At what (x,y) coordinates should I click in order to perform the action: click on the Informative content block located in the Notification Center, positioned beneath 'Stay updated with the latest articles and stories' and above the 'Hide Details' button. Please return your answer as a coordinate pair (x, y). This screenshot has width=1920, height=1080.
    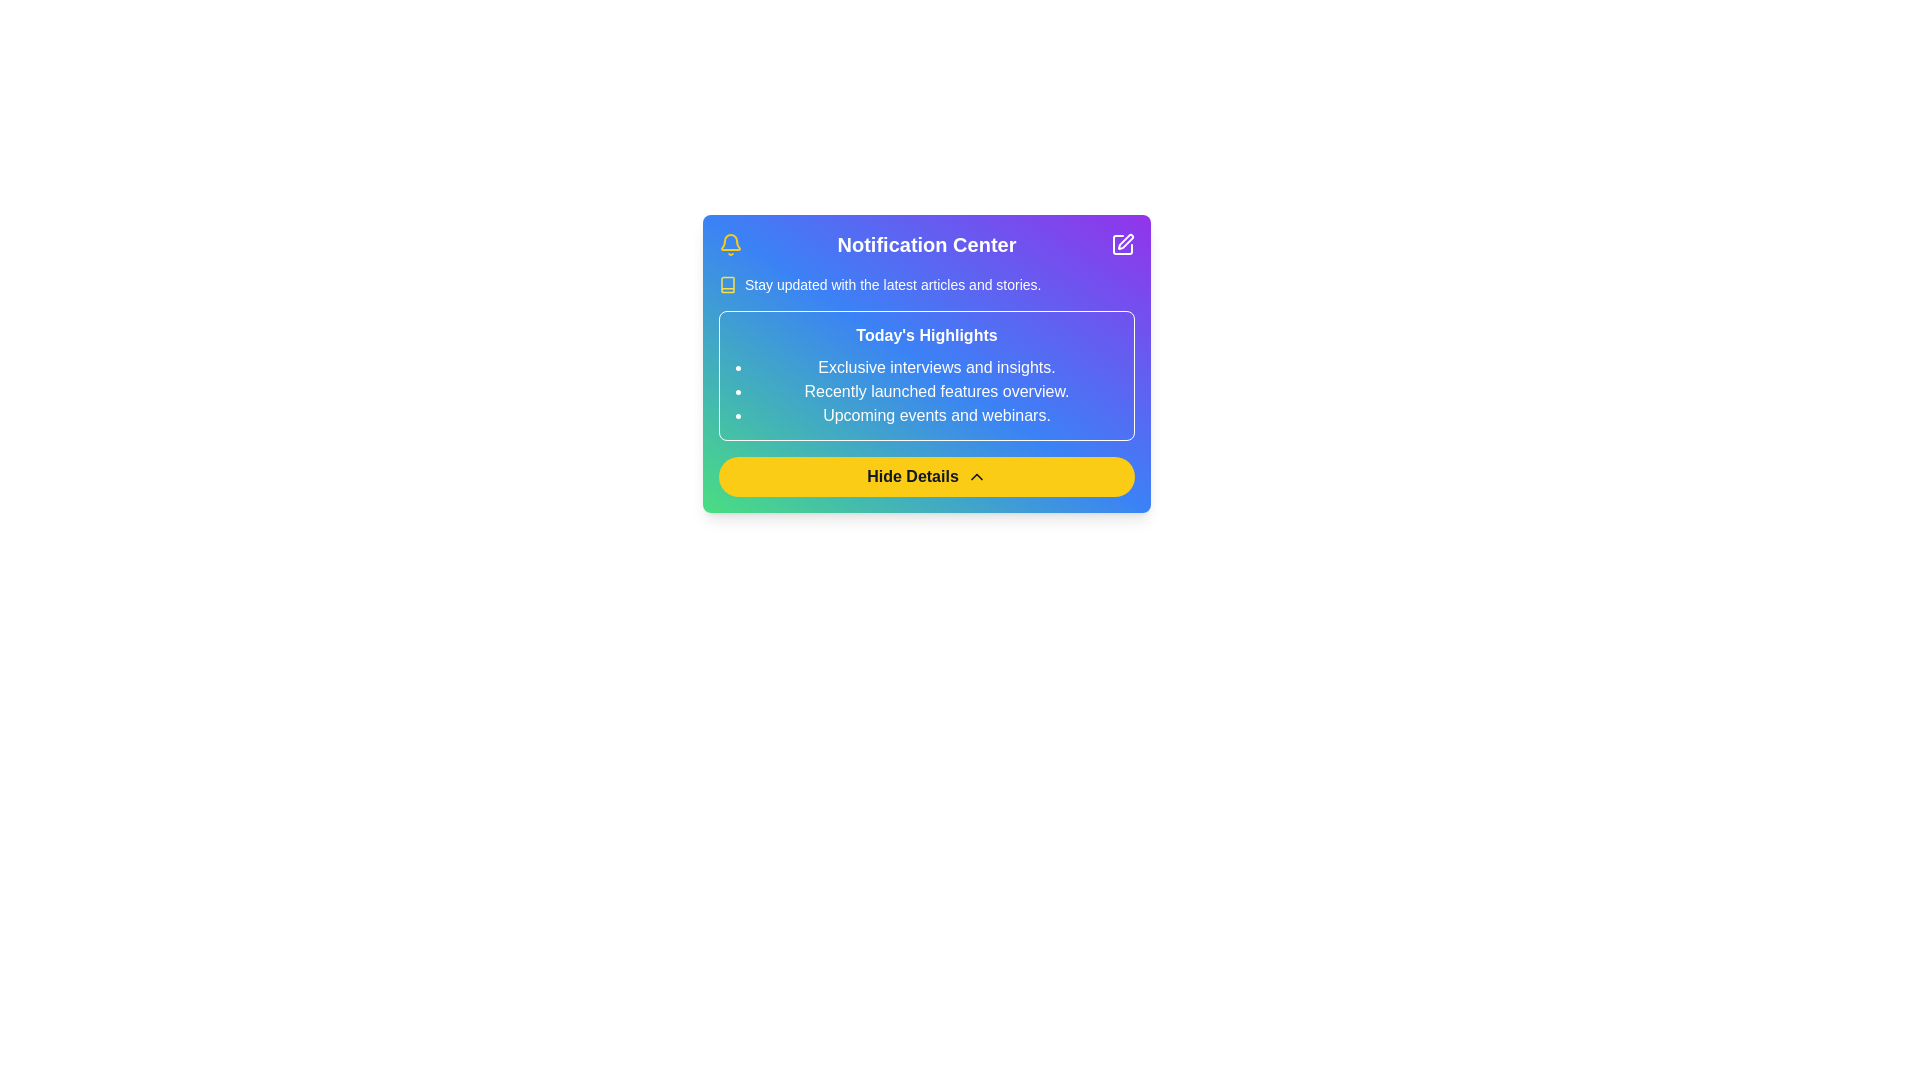
    Looking at the image, I should click on (925, 357).